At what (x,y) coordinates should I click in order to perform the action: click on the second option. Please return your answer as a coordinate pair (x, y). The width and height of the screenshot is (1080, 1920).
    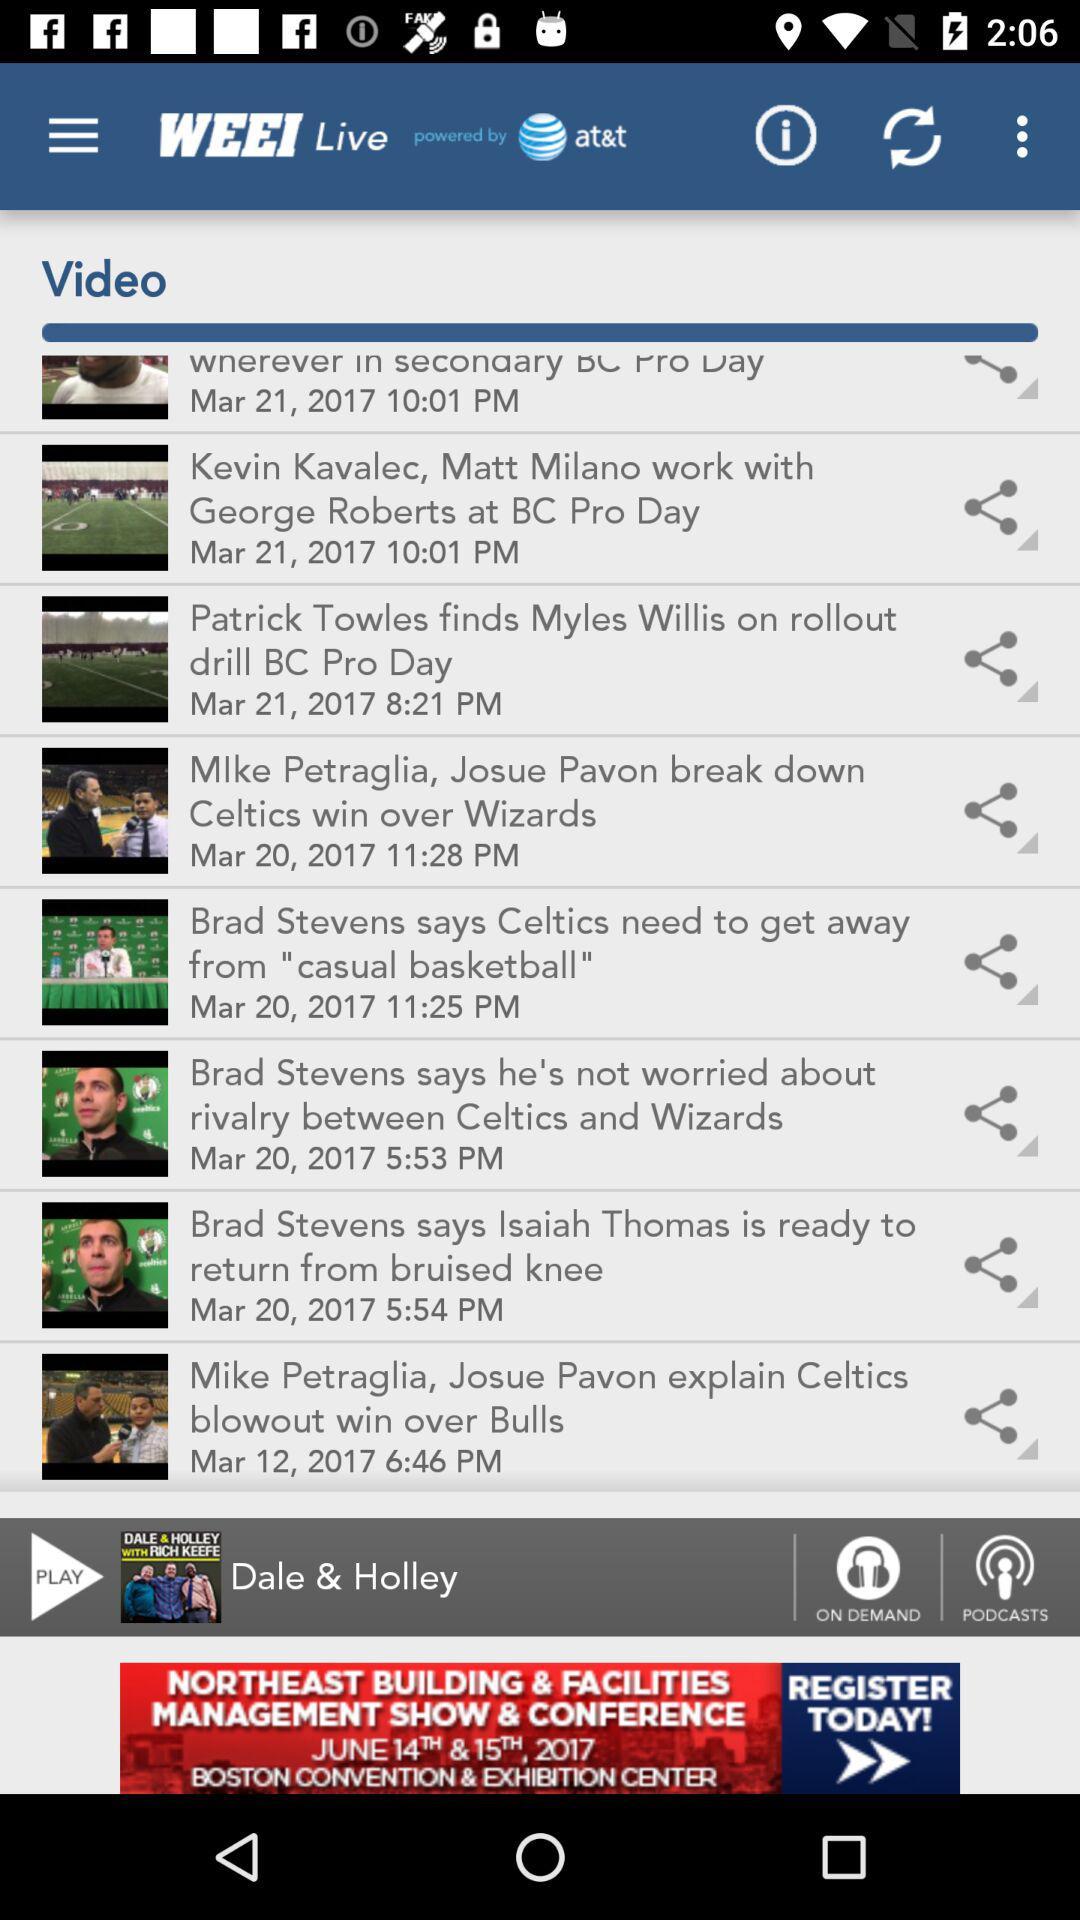
    Looking at the image, I should click on (104, 508).